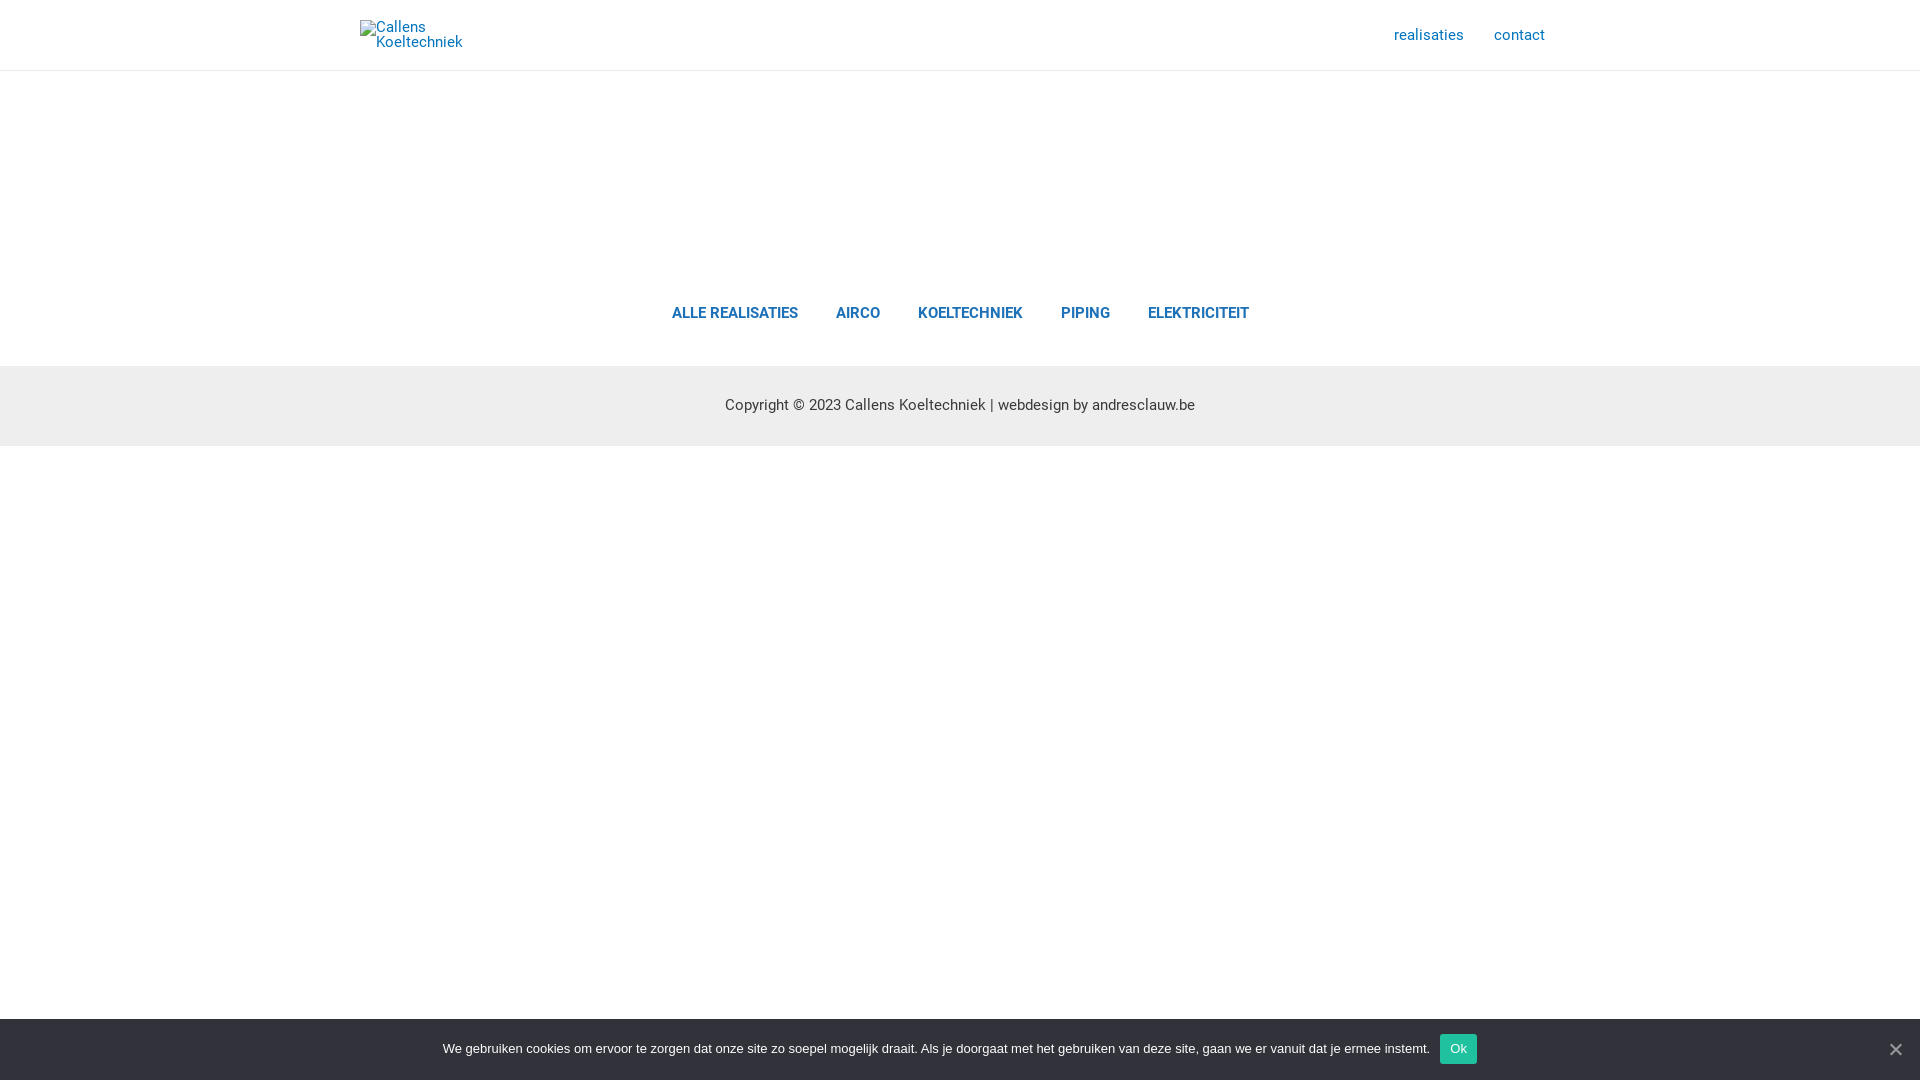 The height and width of the screenshot is (1080, 1920). What do you see at coordinates (1519, 34) in the screenshot?
I see `'contact'` at bounding box center [1519, 34].